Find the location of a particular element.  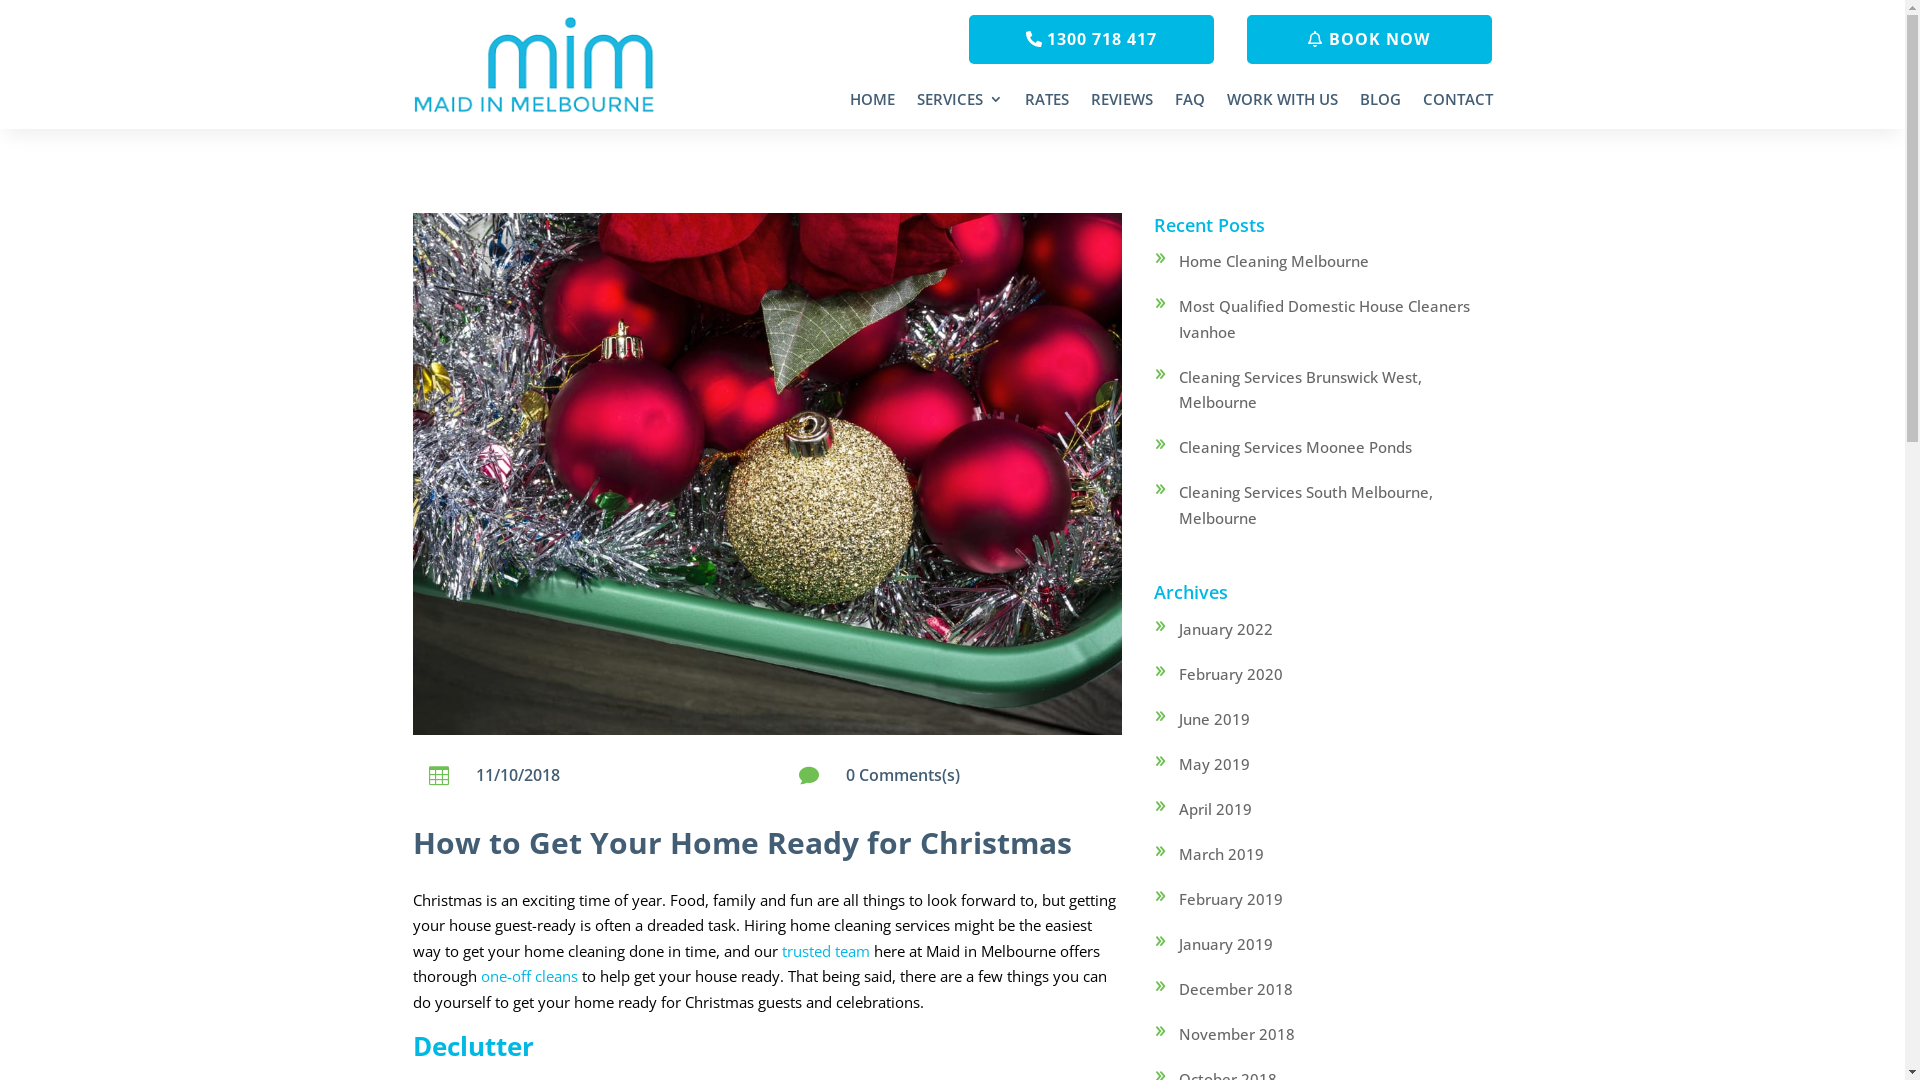

'RATES' is located at coordinates (1045, 103).